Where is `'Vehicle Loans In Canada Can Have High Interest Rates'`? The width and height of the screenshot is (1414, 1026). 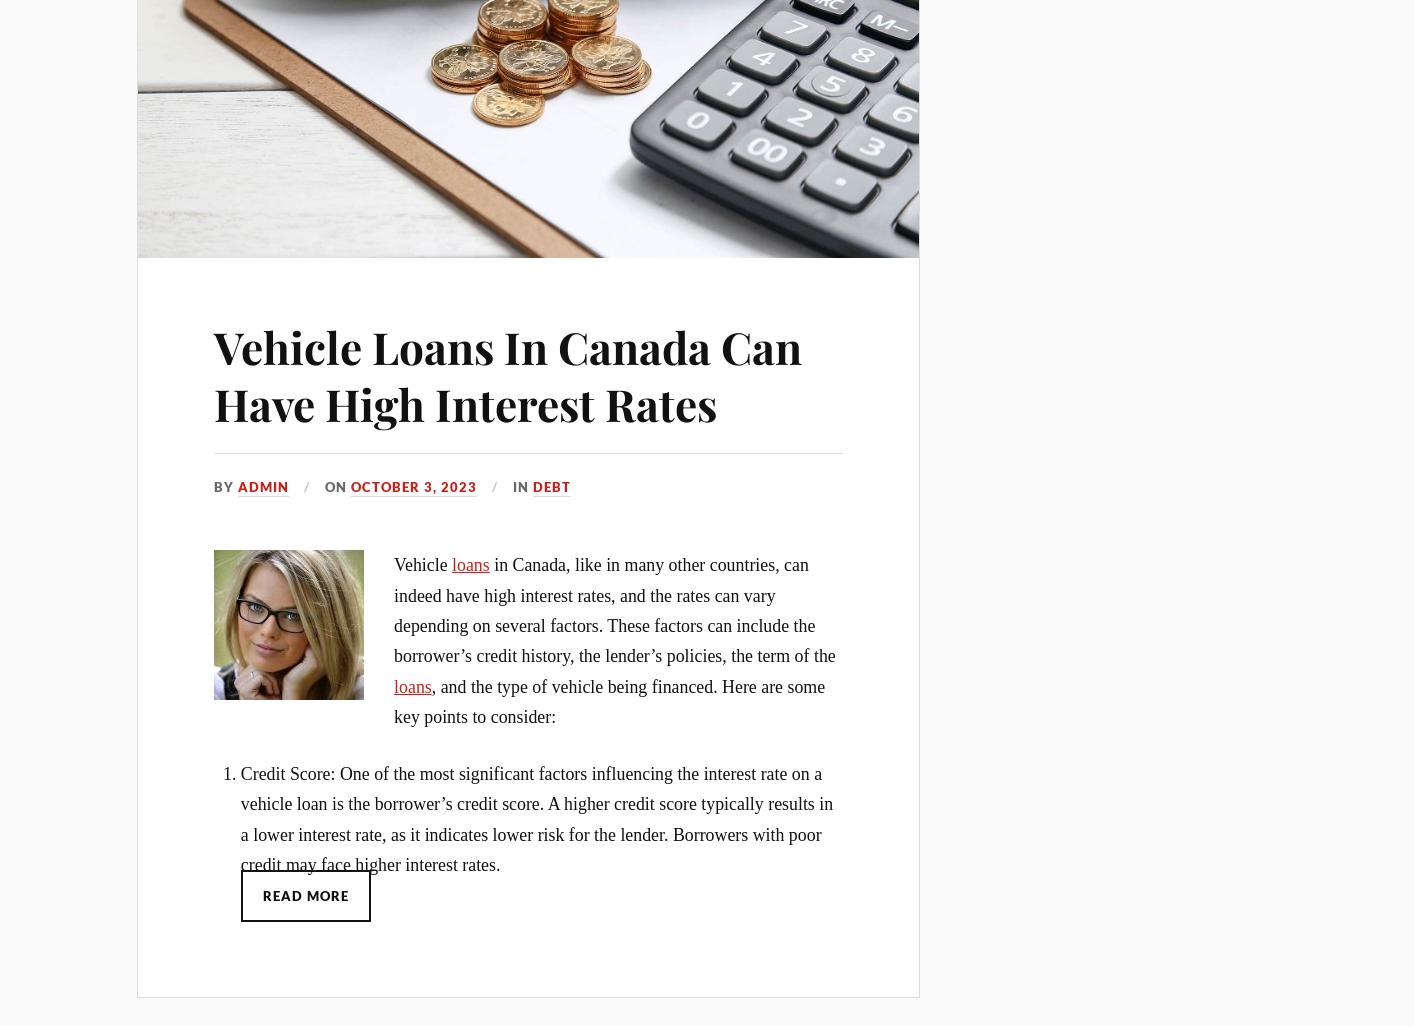 'Vehicle Loans In Canada Can Have High Interest Rates' is located at coordinates (507, 373).